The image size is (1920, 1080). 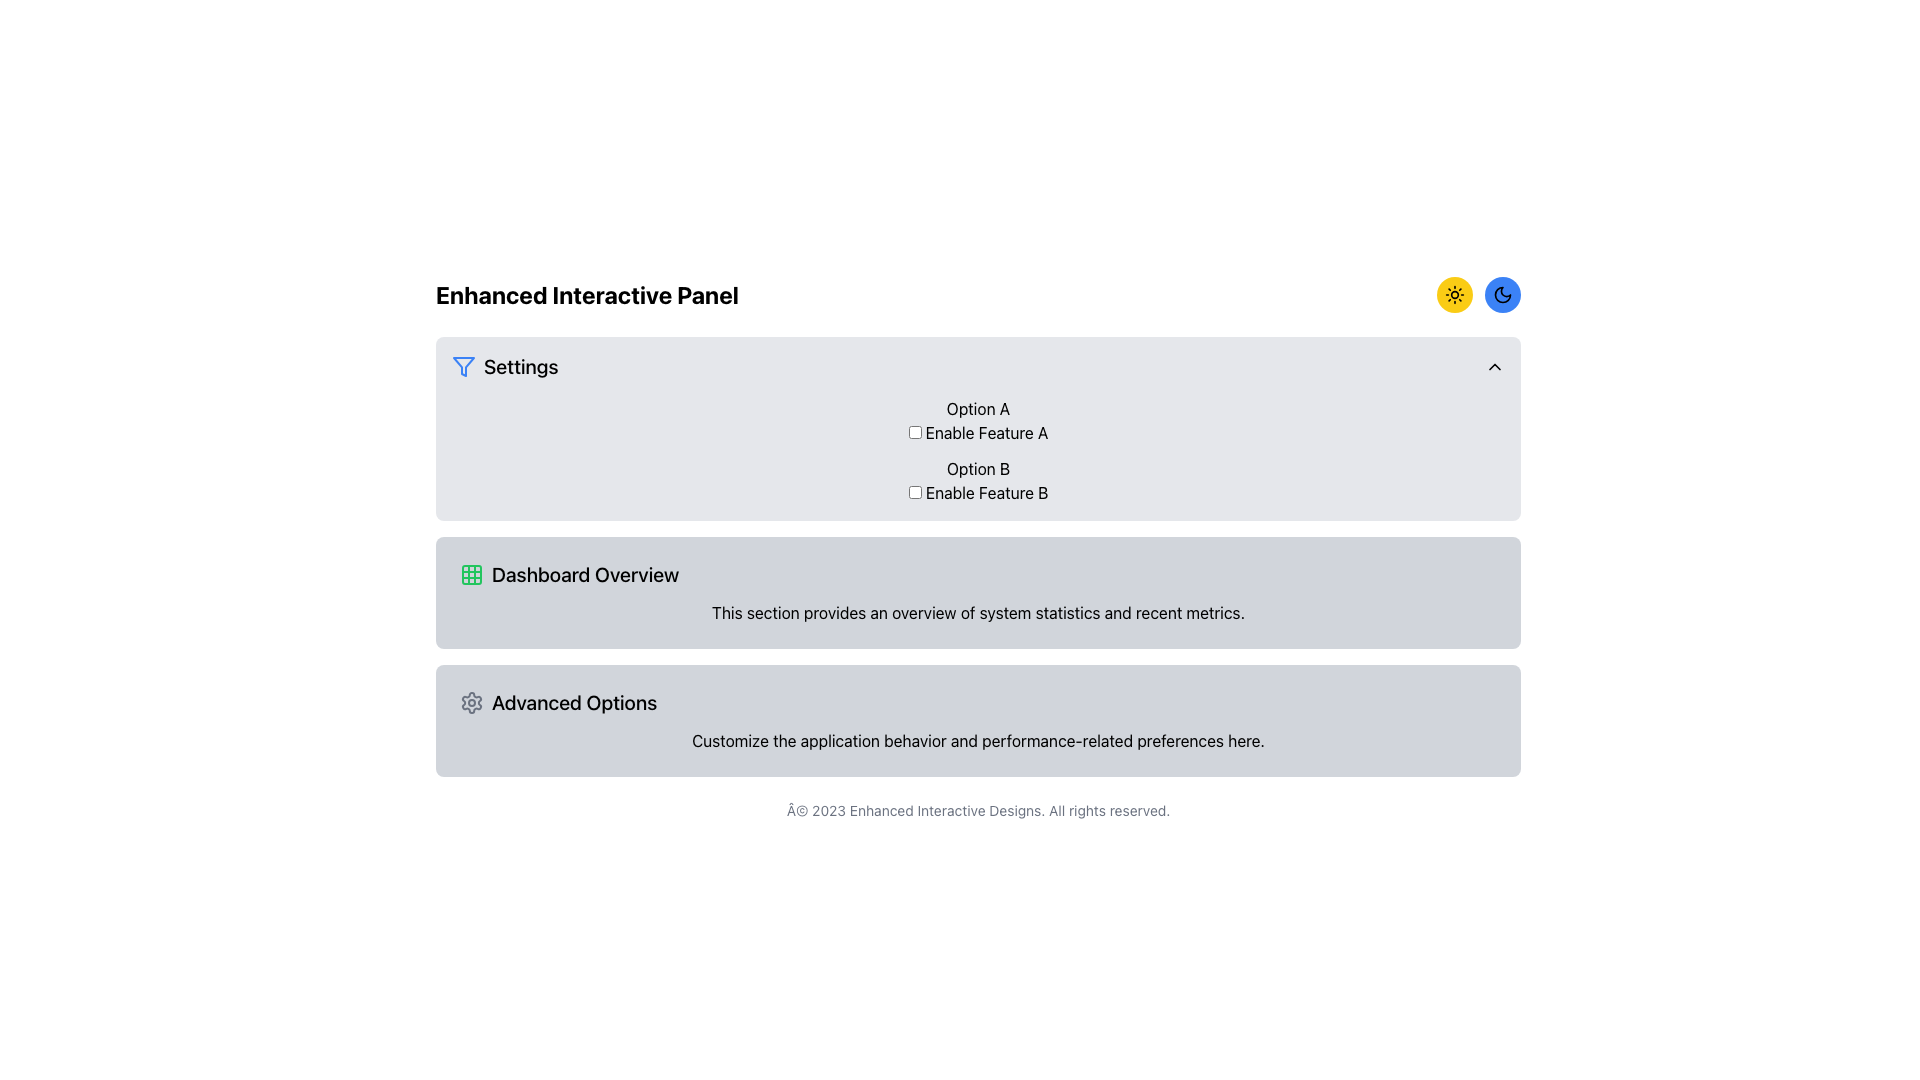 What do you see at coordinates (1454, 294) in the screenshot?
I see `the circular icon button with a bright yellow background and a sun-shaped icon` at bounding box center [1454, 294].